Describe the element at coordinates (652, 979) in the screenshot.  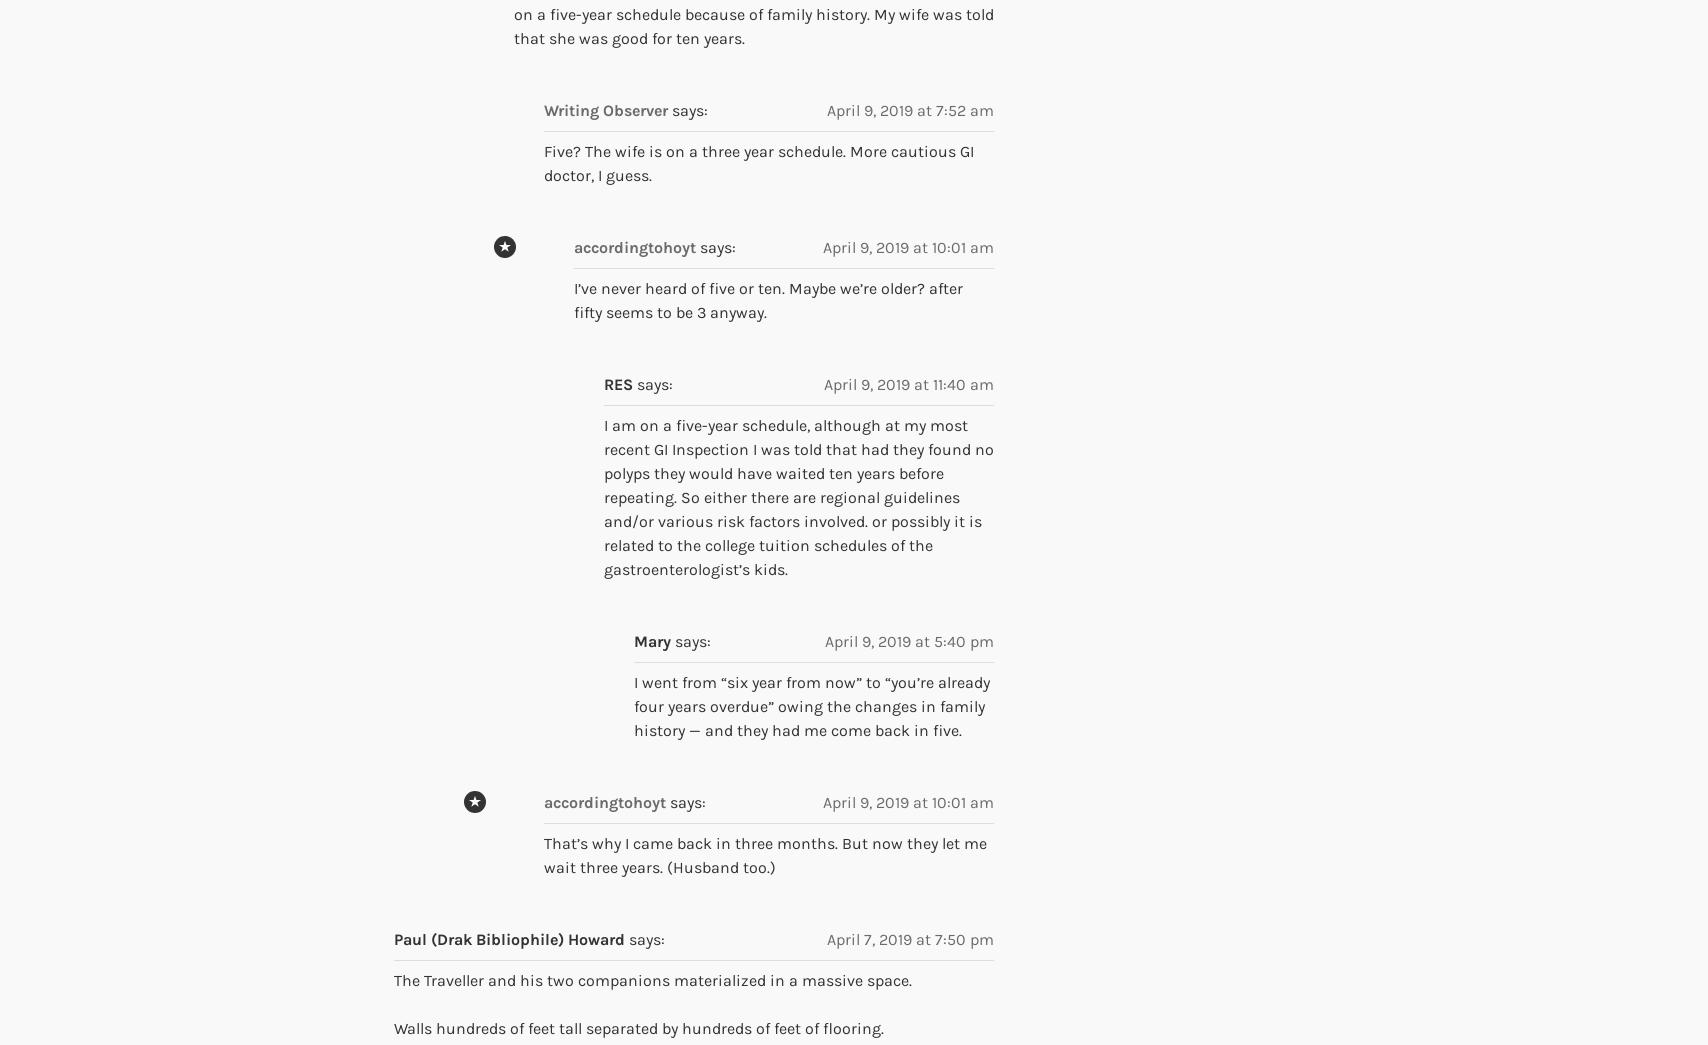
I see `'The Traveller and his two companions materialized in a massive space.'` at that location.